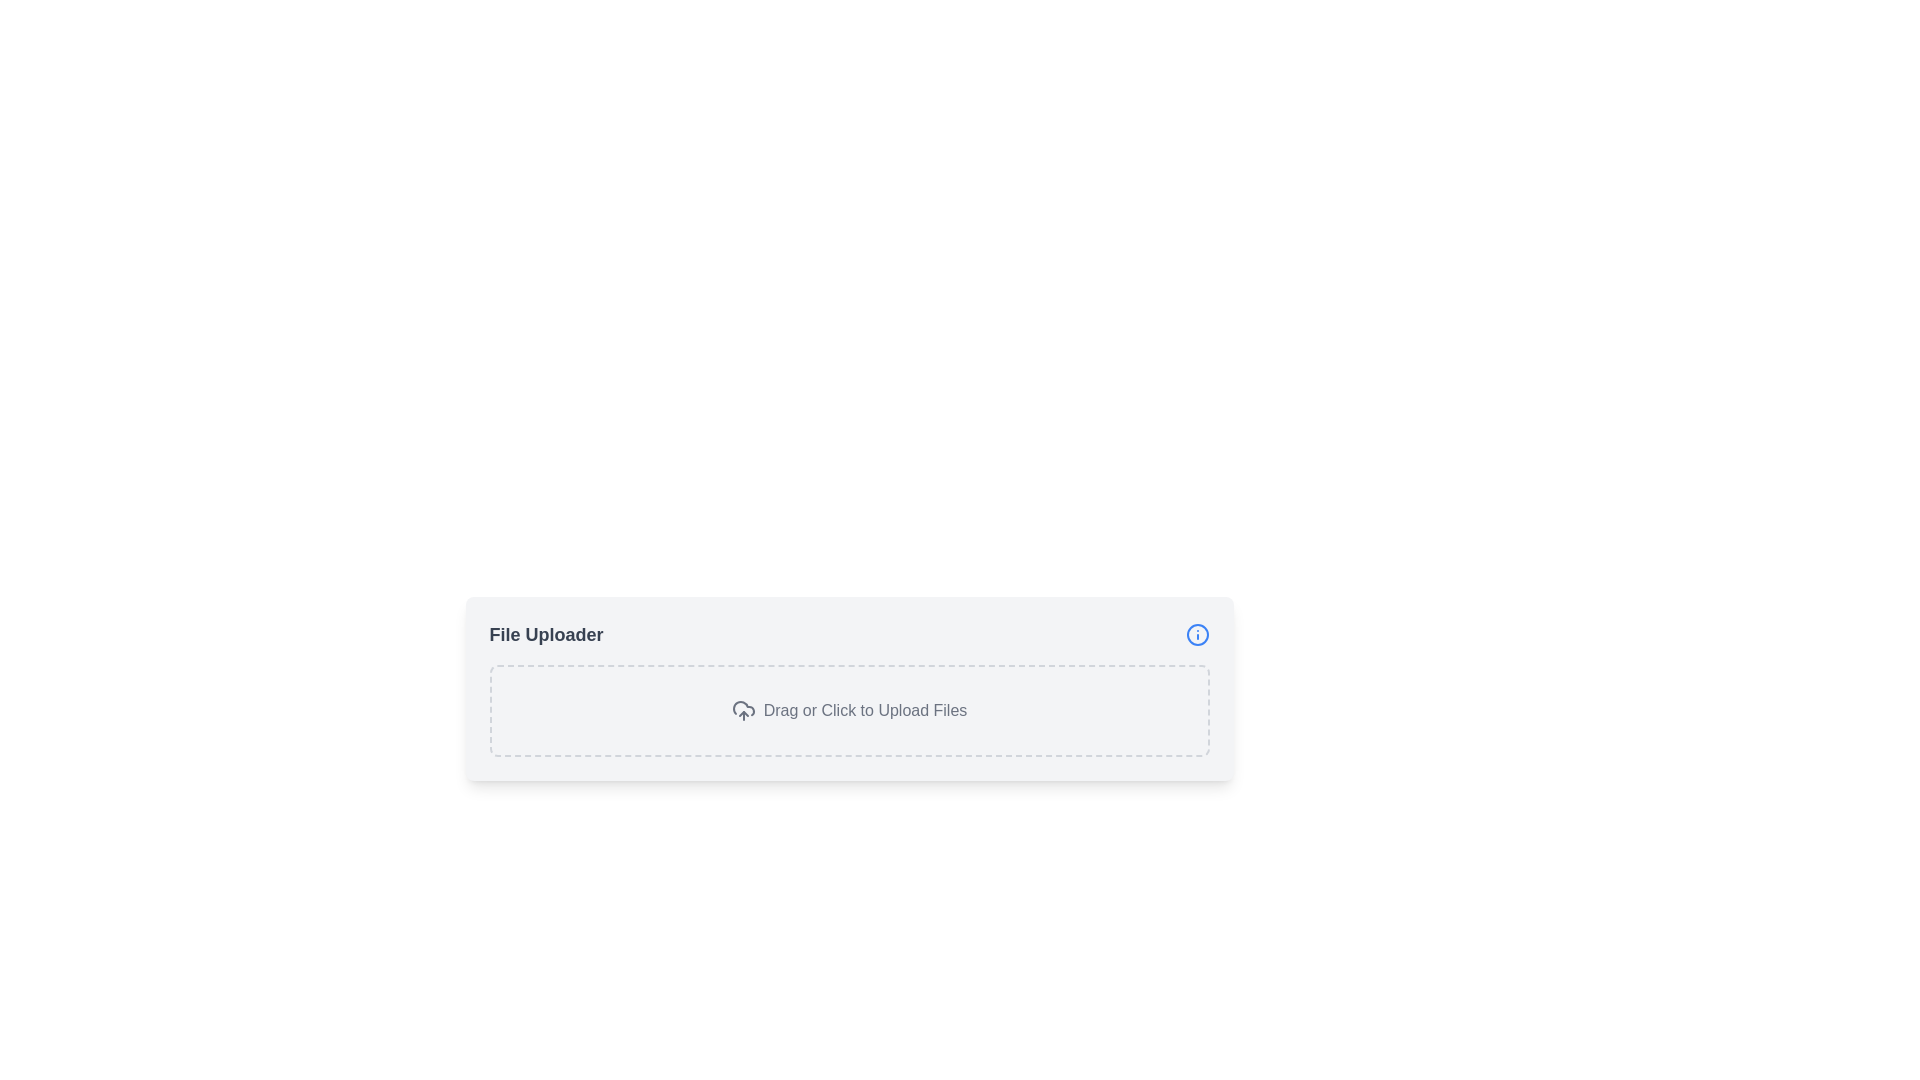  Describe the element at coordinates (849, 709) in the screenshot. I see `the File upload area with a dashed border and the text 'Drag or Click to Upload Files'` at that location.